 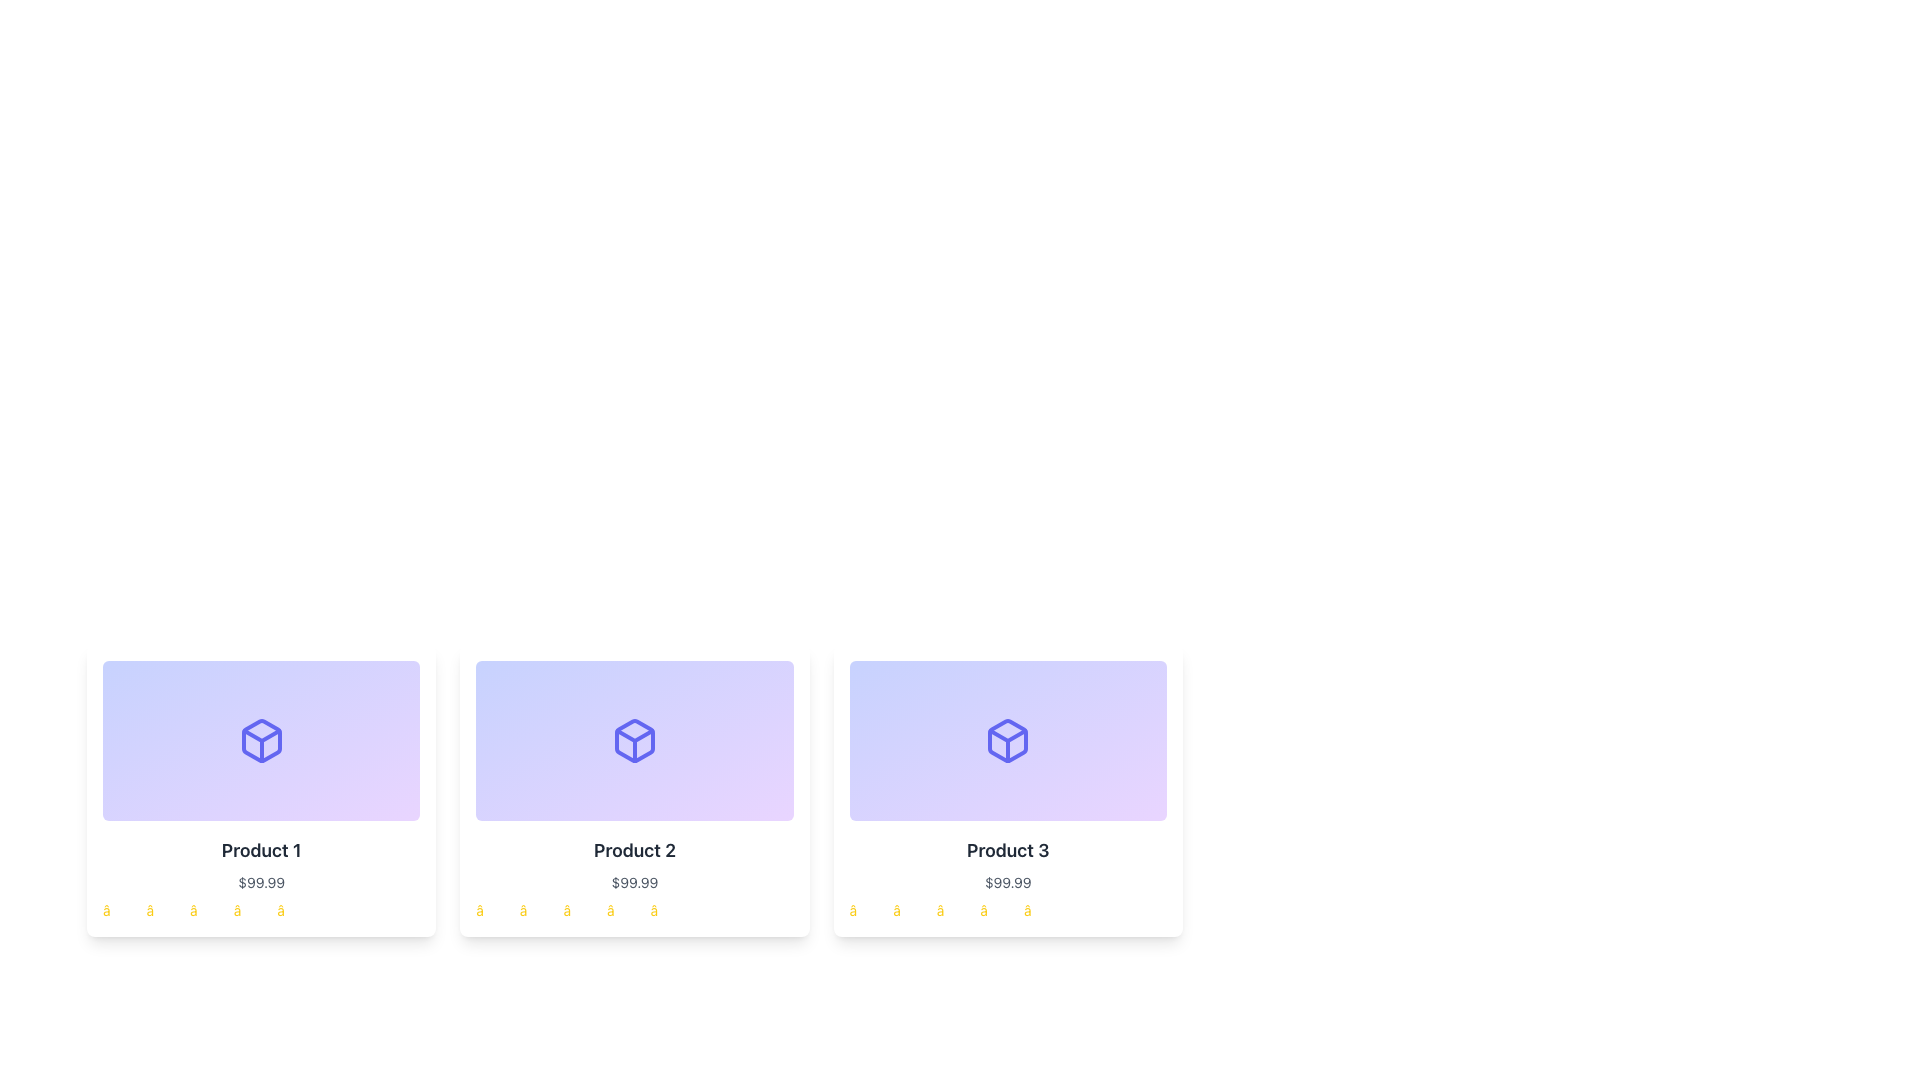 I want to click on the Information Card located in the top left corner of the grid layout, so click(x=260, y=789).